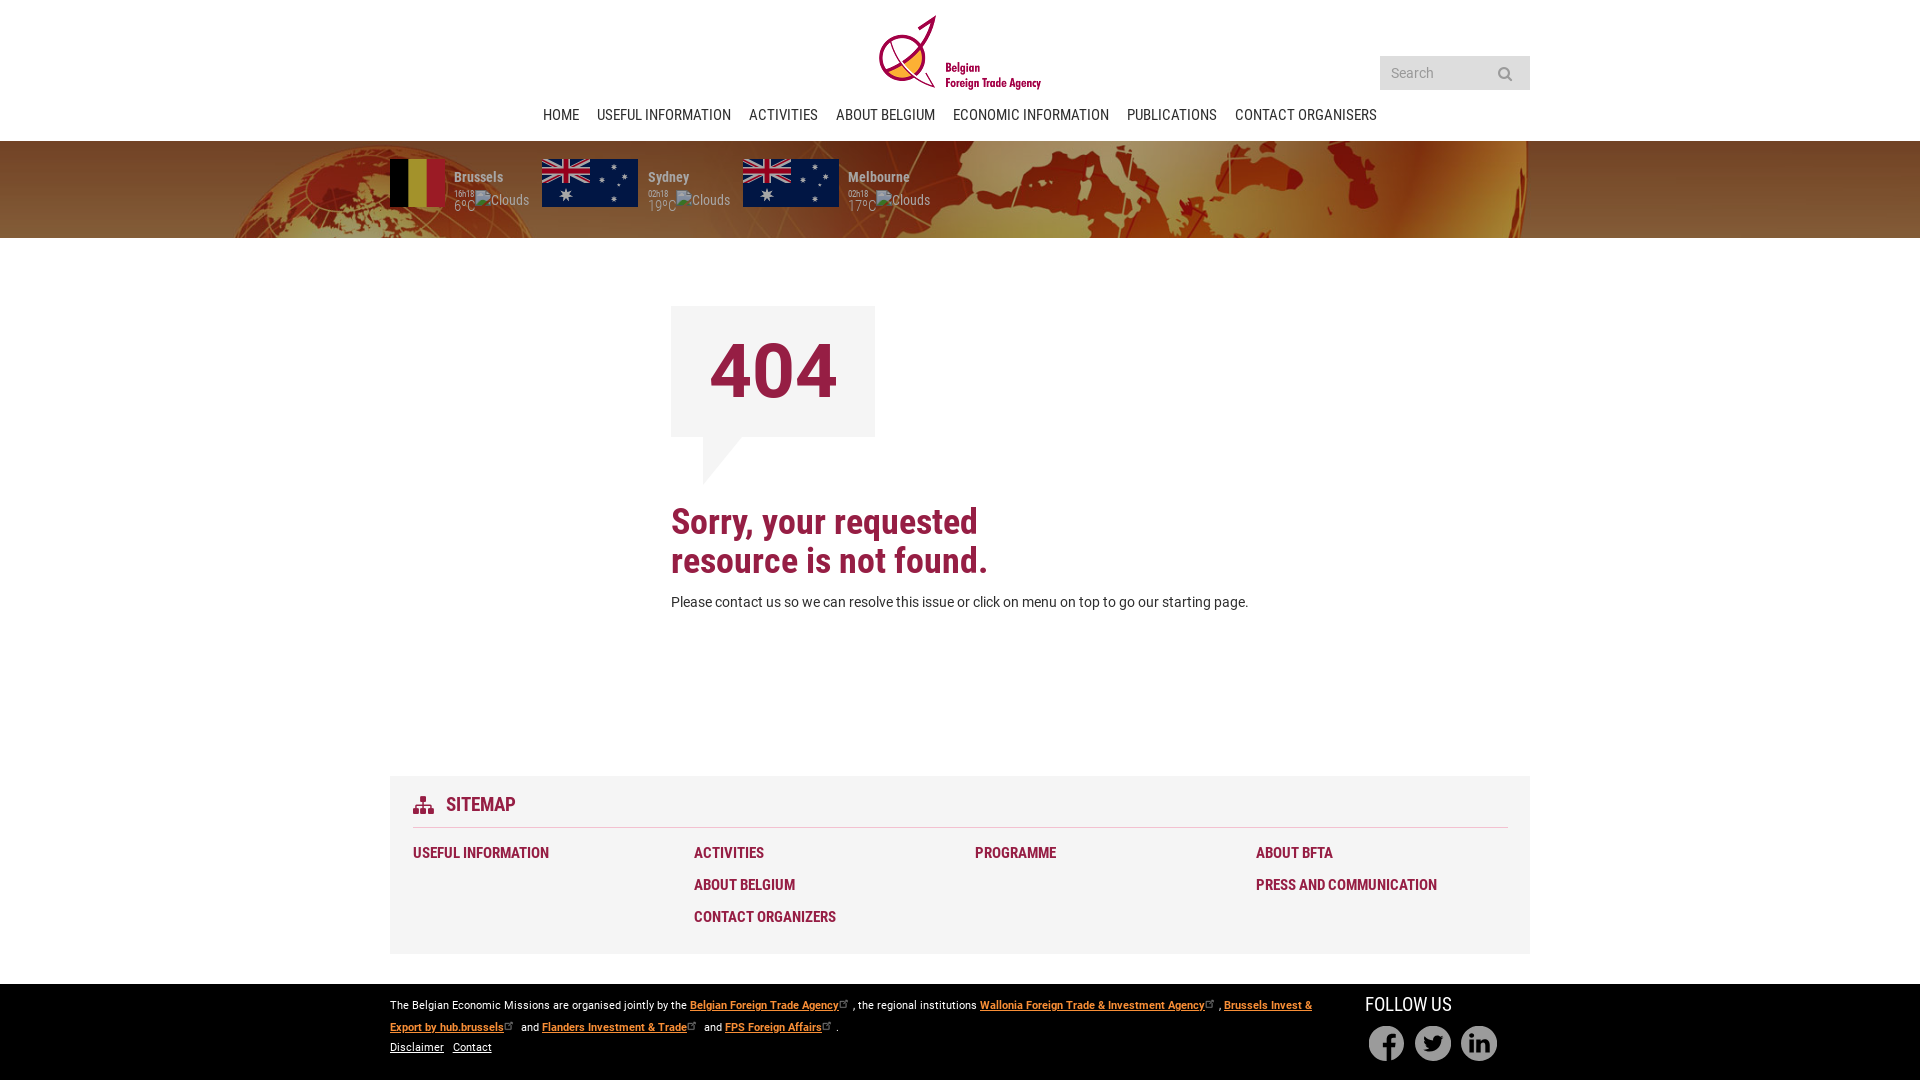 The height and width of the screenshot is (1080, 1920). What do you see at coordinates (779, 1026) in the screenshot?
I see `'FPS Foreign Affairs(link is external)'` at bounding box center [779, 1026].